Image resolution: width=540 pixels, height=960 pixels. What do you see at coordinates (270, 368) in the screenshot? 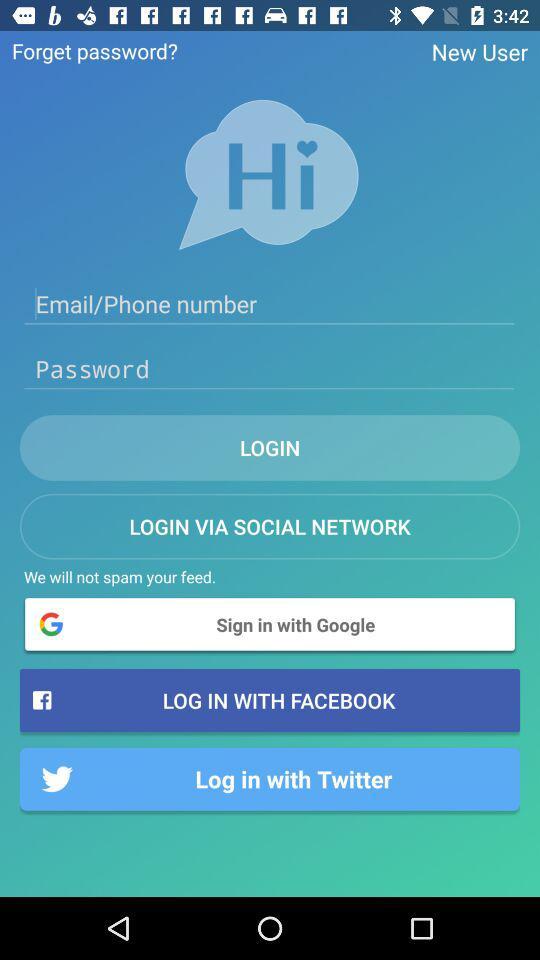
I see `password box` at bounding box center [270, 368].